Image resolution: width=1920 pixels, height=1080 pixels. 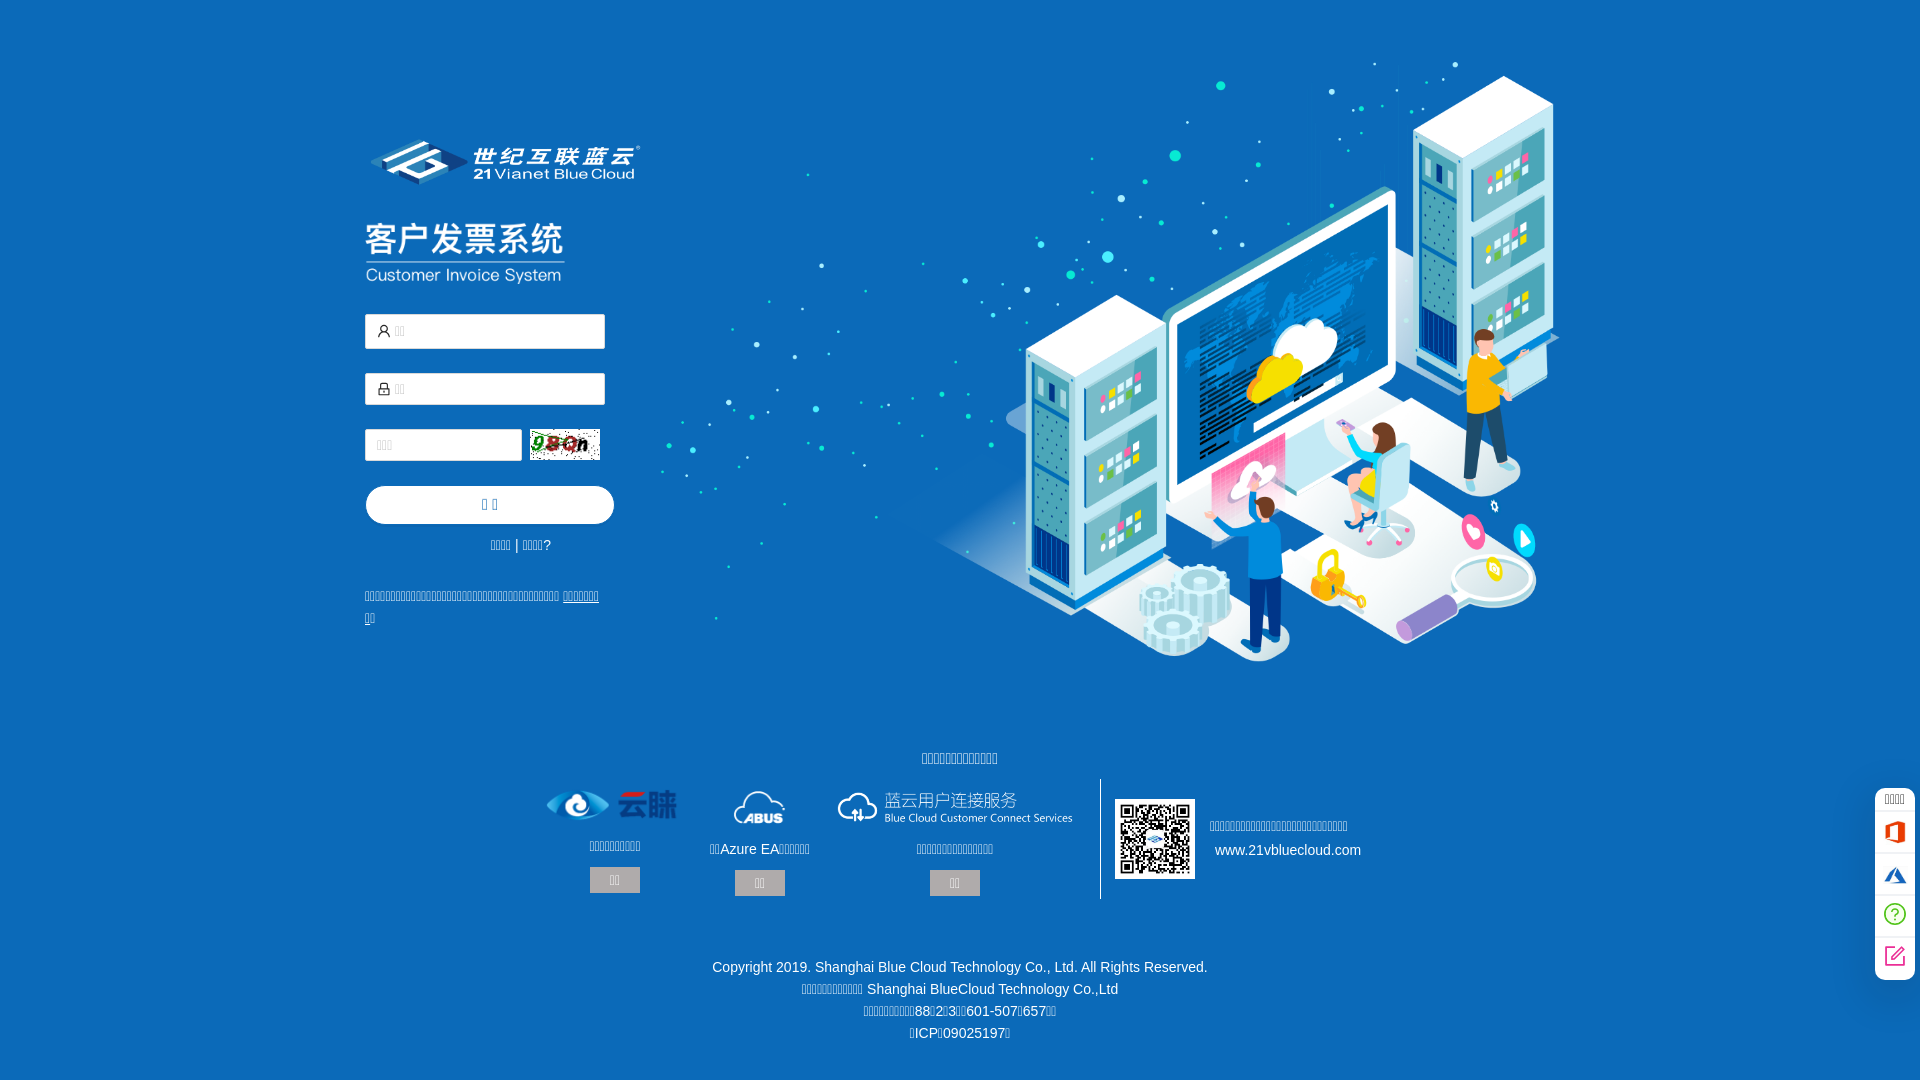 I want to click on 'www.21vbluecloud.com', so click(x=1195, y=849).